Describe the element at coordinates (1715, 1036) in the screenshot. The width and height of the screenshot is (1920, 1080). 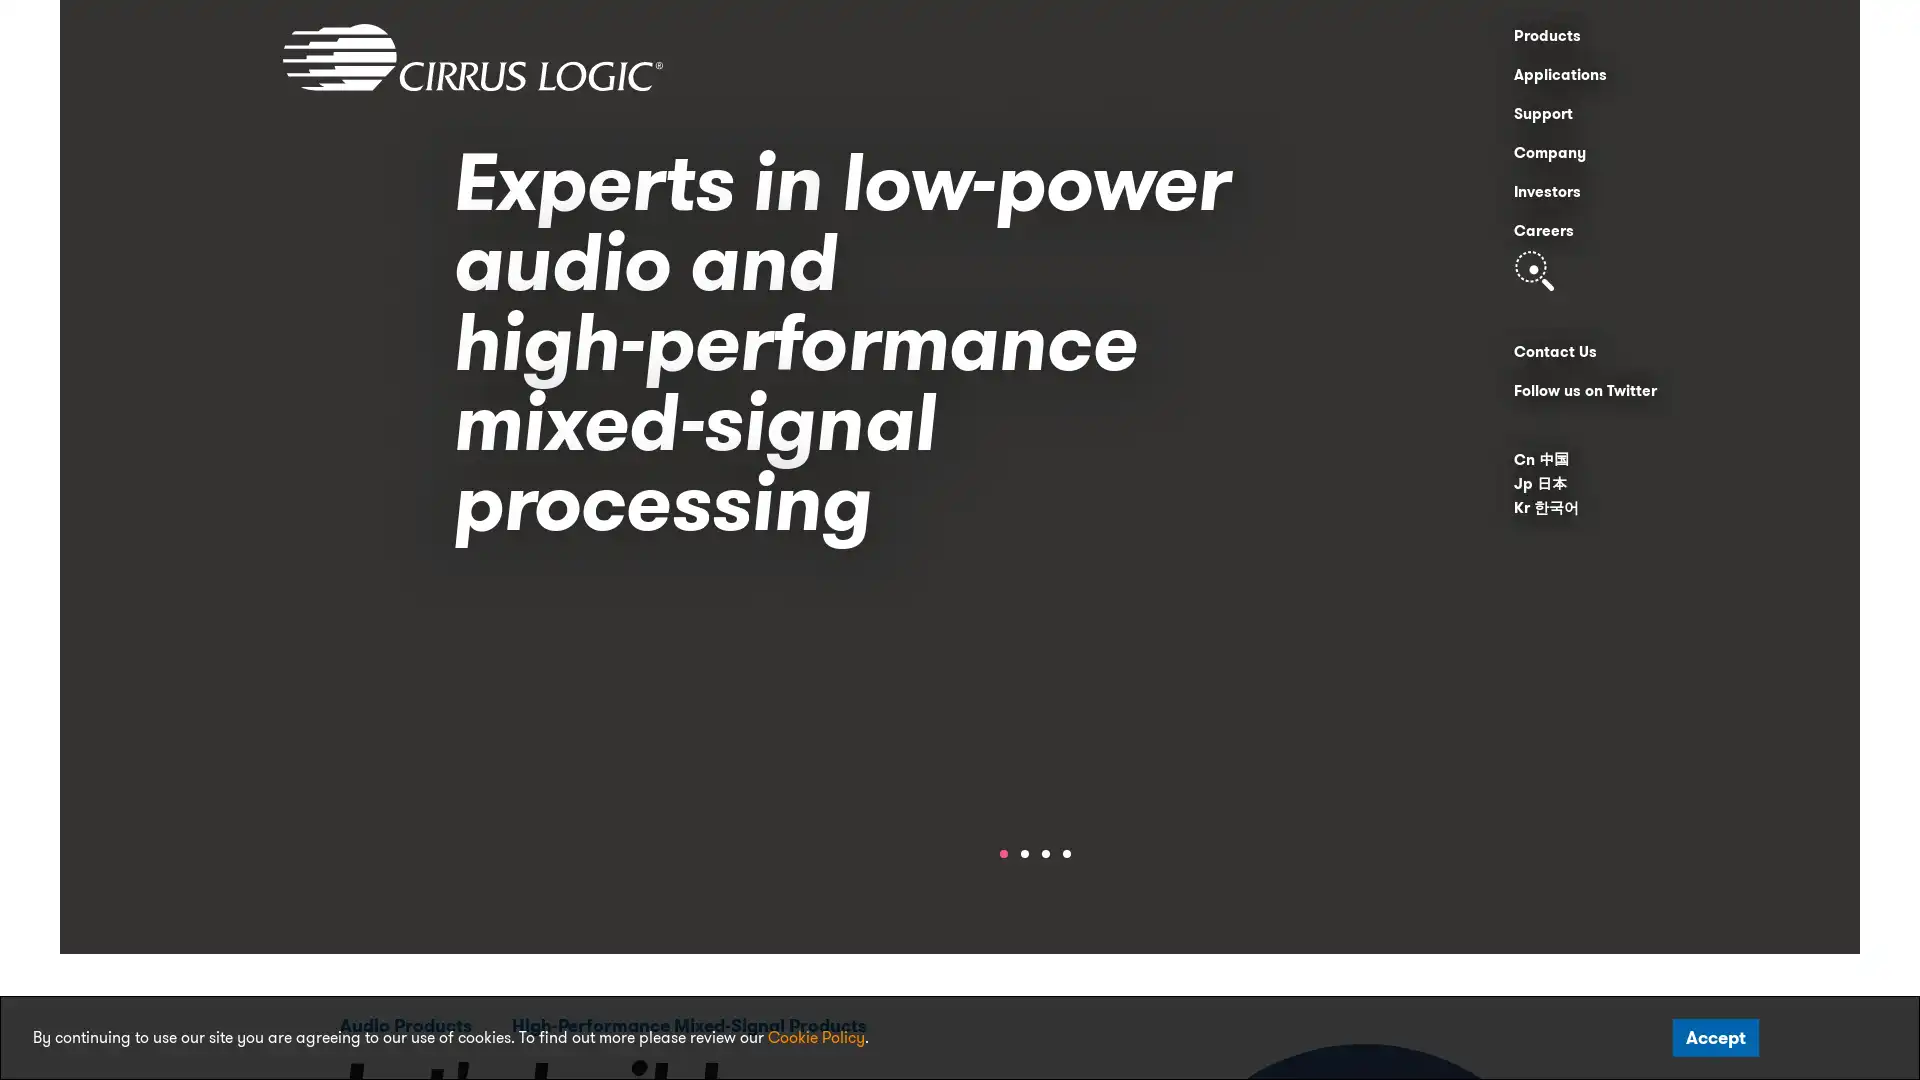
I see `Accept` at that location.